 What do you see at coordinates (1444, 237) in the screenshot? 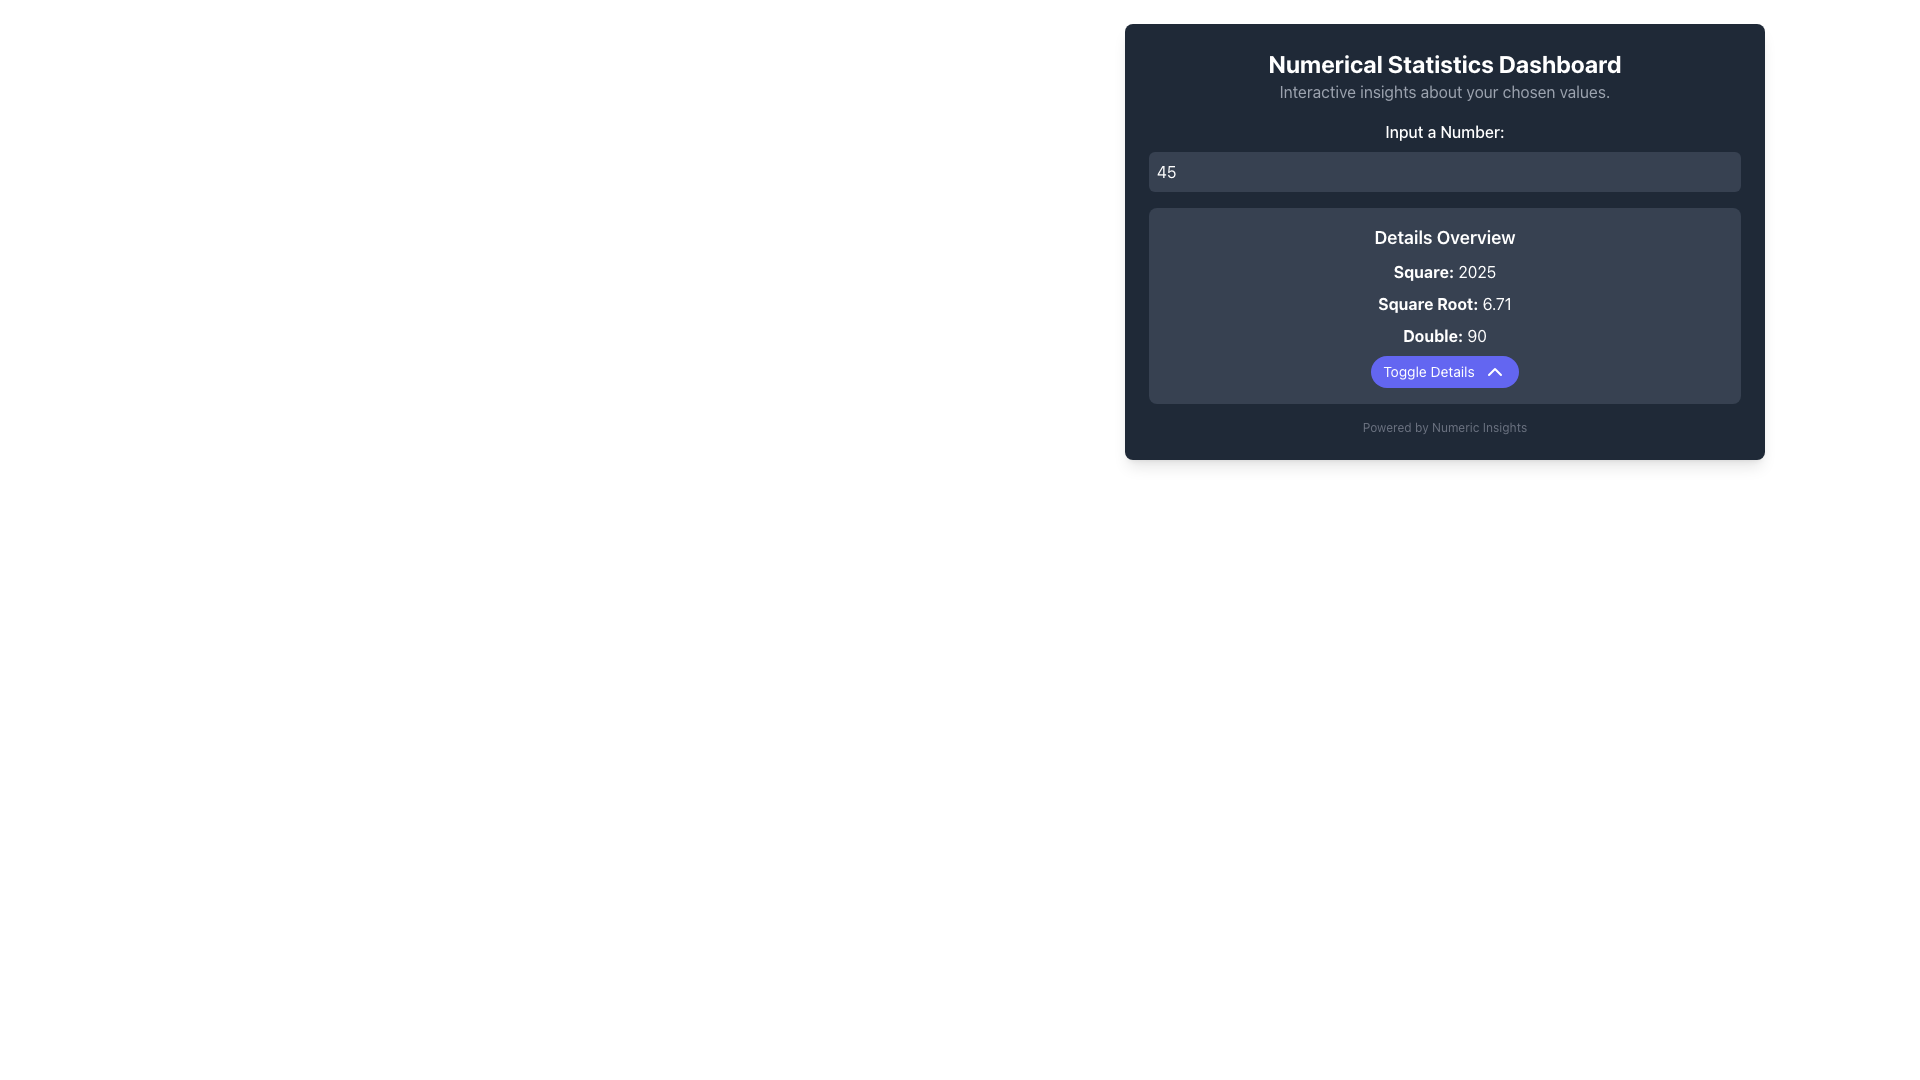
I see `the static text label at the top of the detailed information box in the dashboard, which serves as a header for the section` at bounding box center [1444, 237].